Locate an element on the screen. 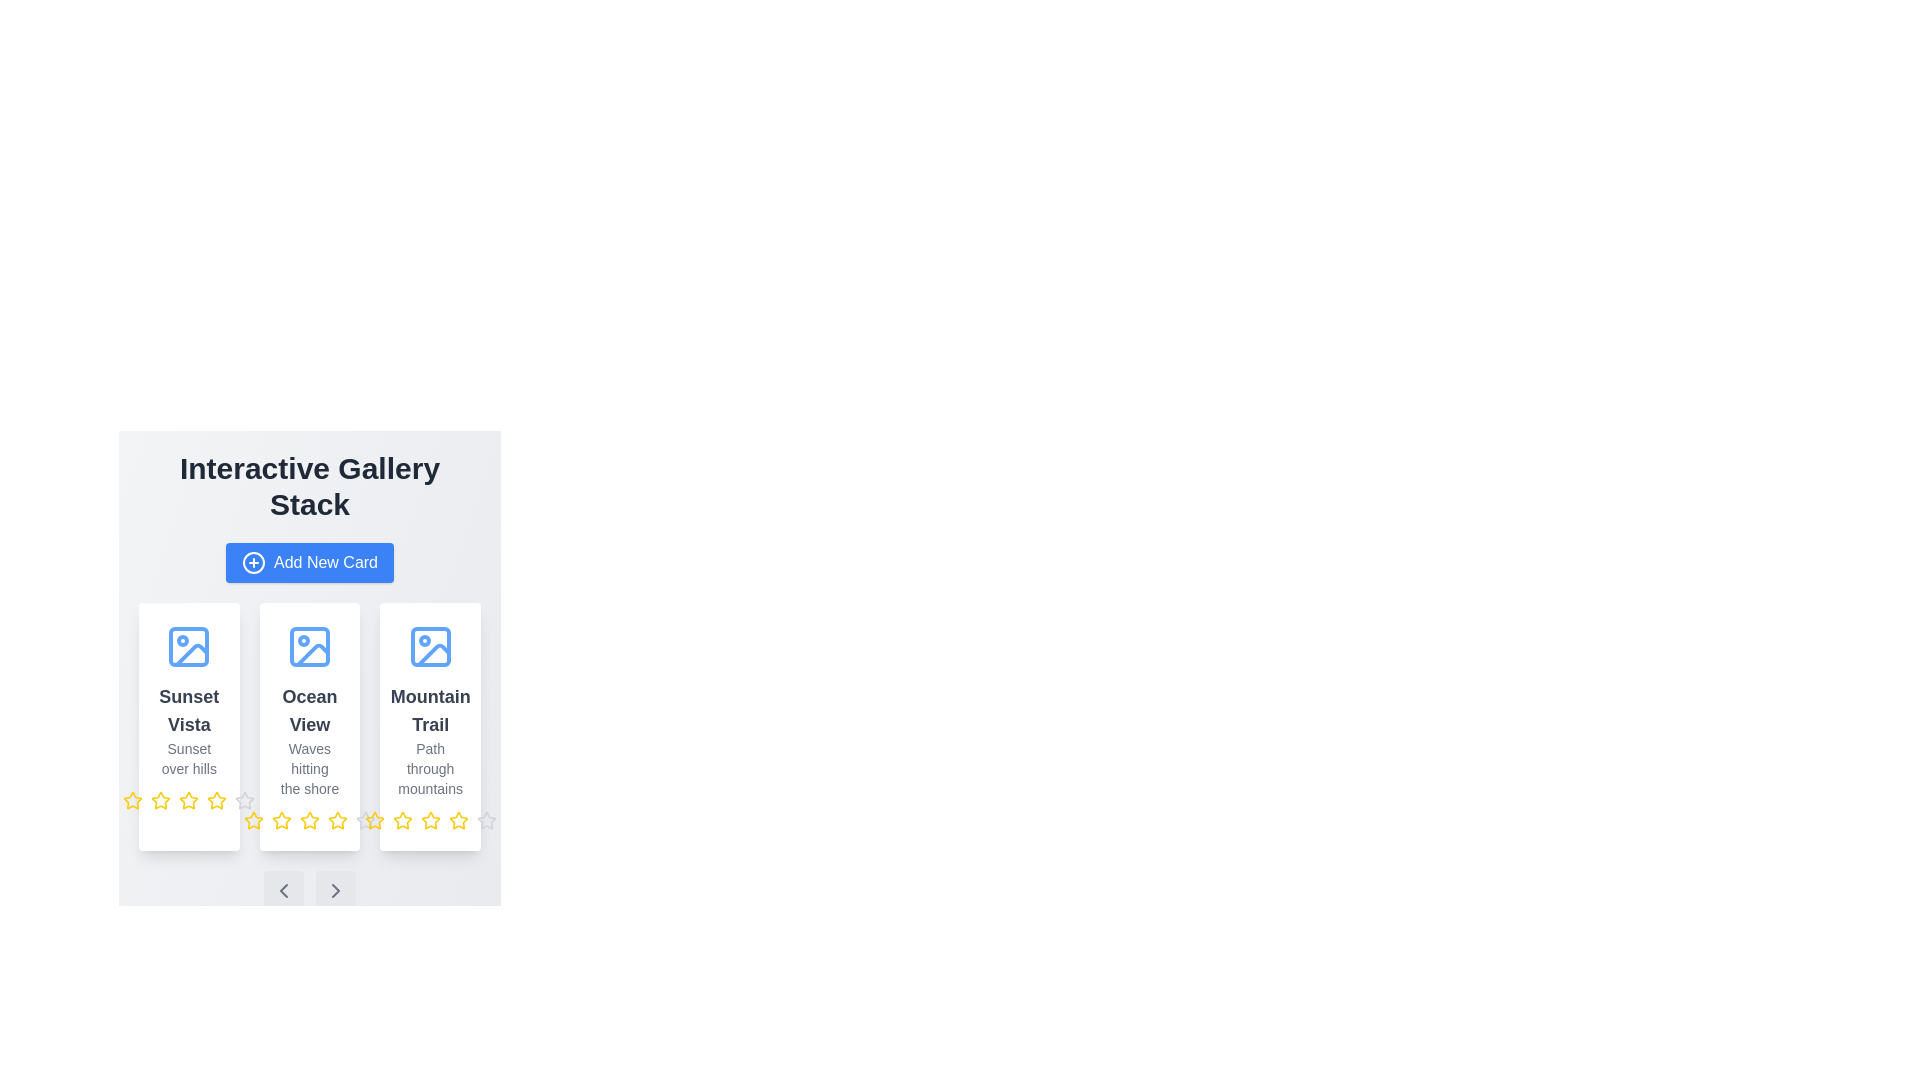 Image resolution: width=1920 pixels, height=1080 pixels. the second star-shaped rating icon with yellow borders and a white-filled center is located at coordinates (281, 820).